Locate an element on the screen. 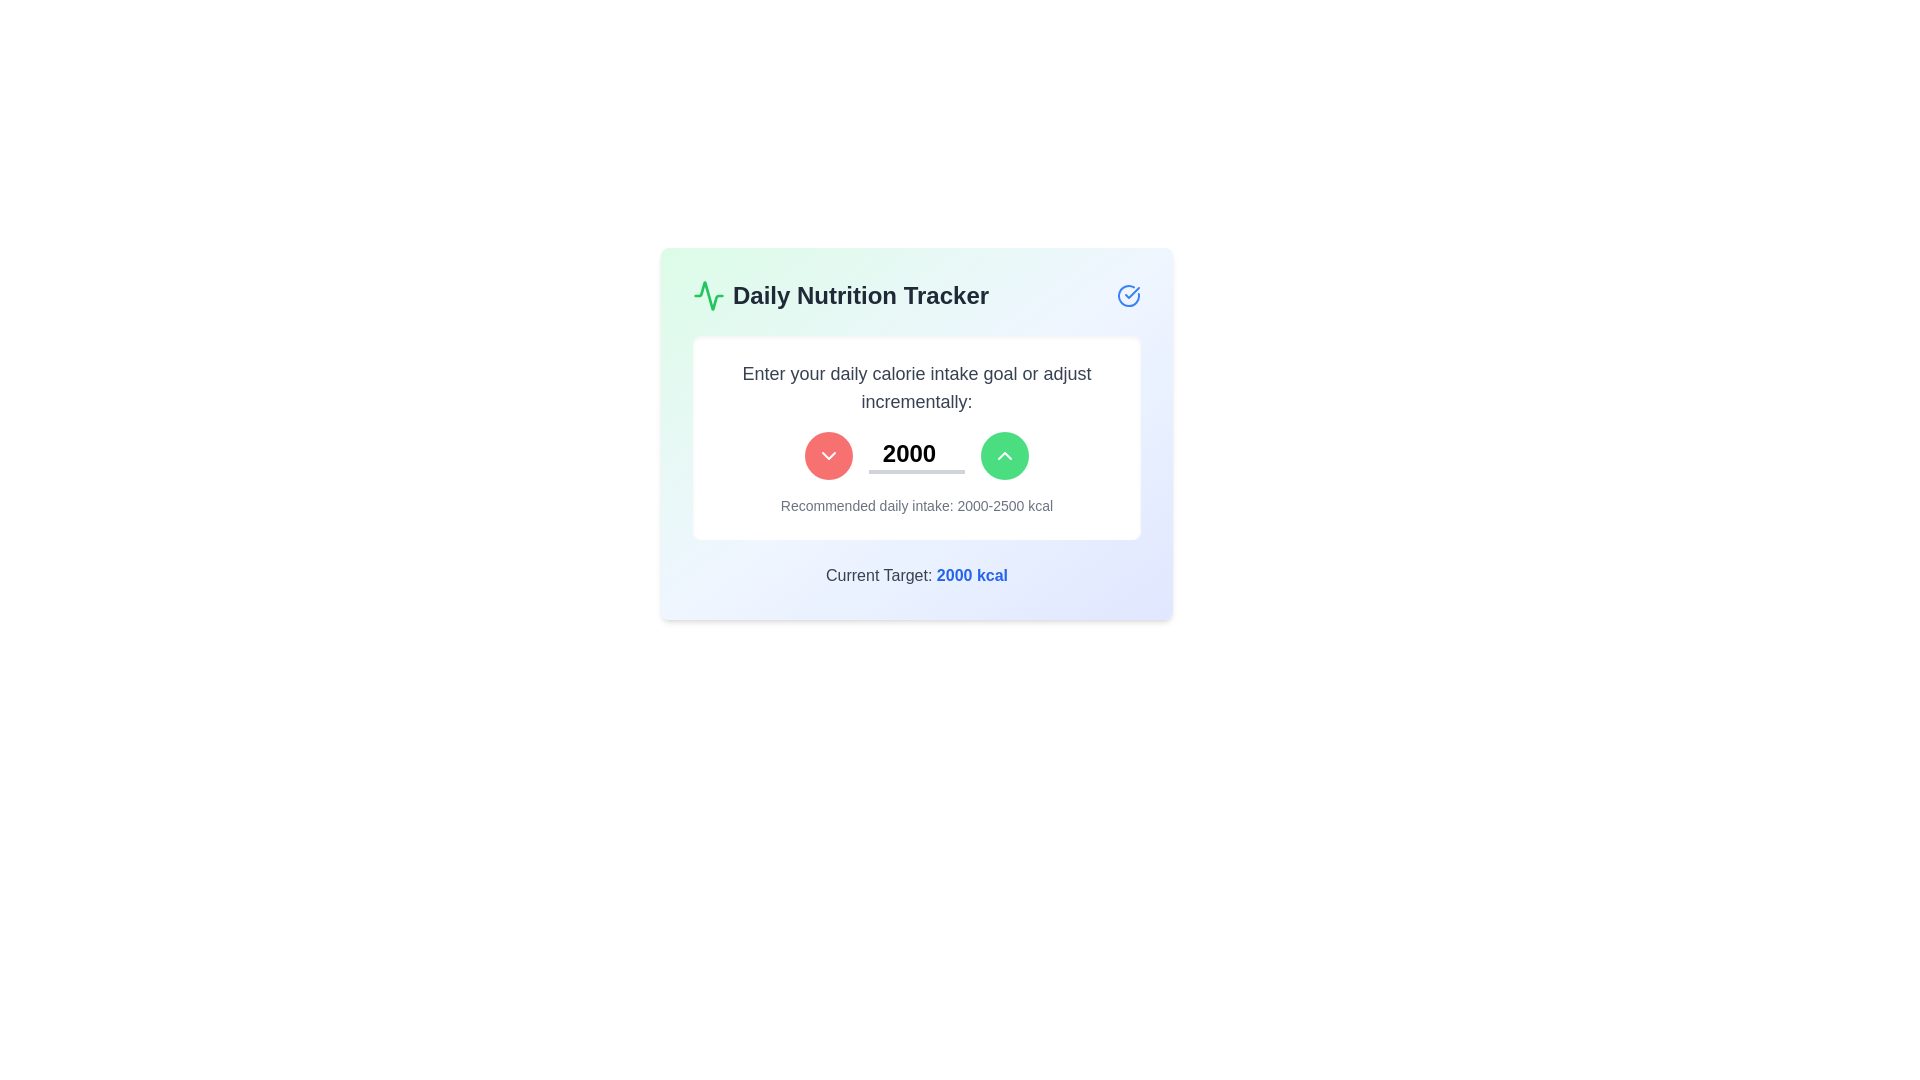 The image size is (1920, 1080). the 'Daily Nutrition Tracker' header, which features a bold title and a green line chart icon on its left is located at coordinates (840, 296).